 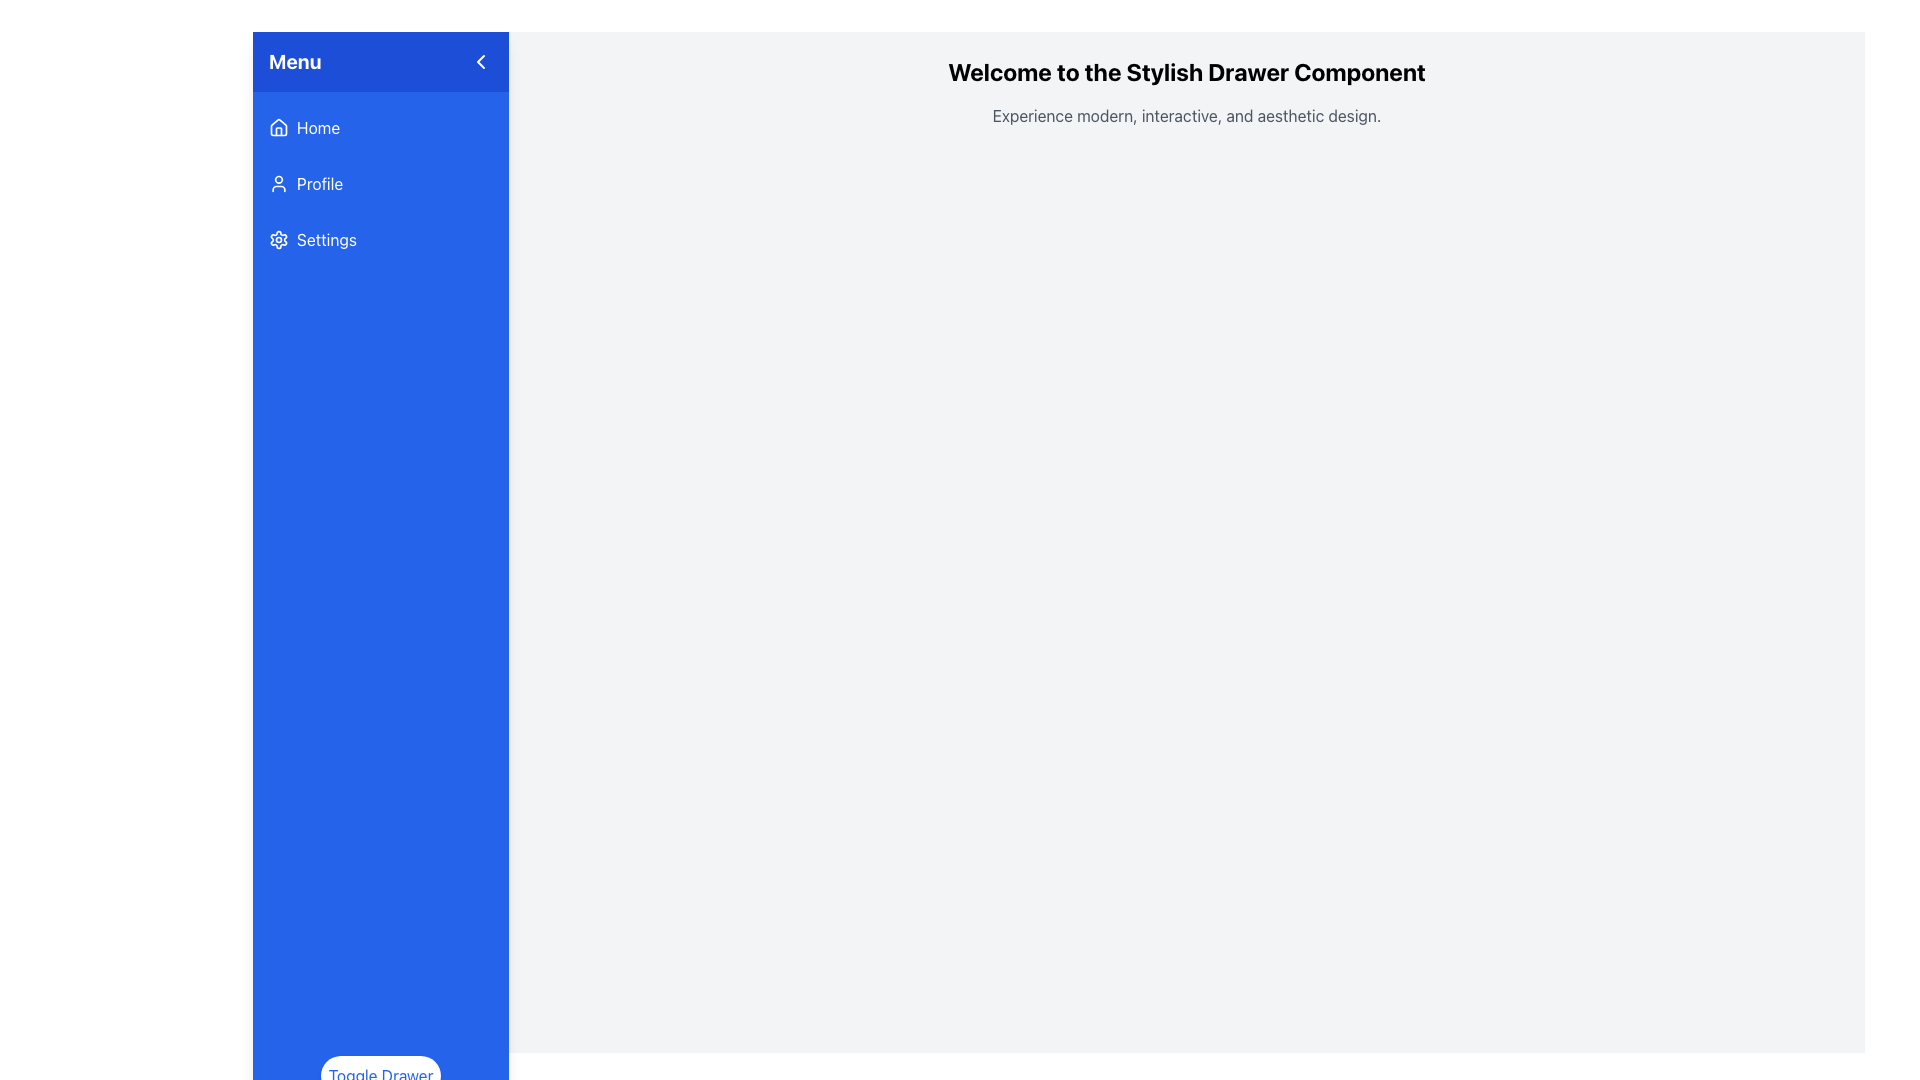 I want to click on the 'Menu' text label, which is styled with bold and large white font on a blue background, located at the top-left corner of the sidebar region, so click(x=294, y=60).